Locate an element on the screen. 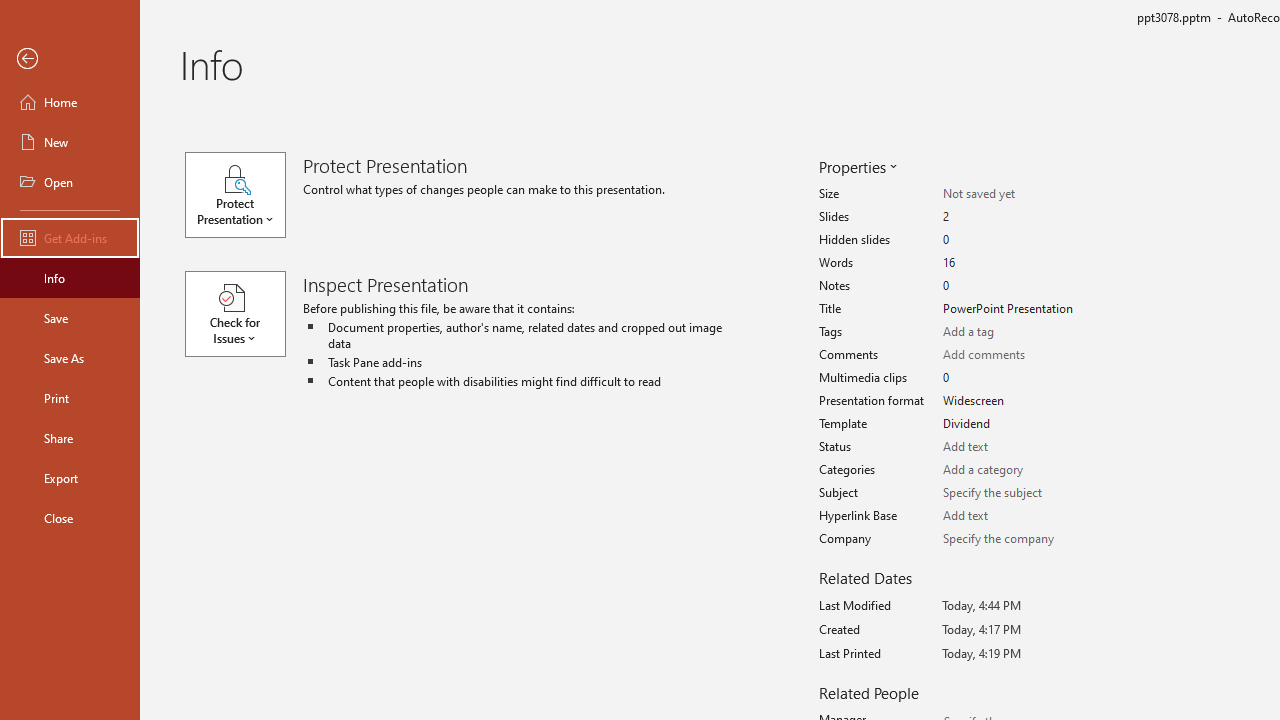 The height and width of the screenshot is (720, 1280). 'Check for Issues' is located at coordinates (243, 313).